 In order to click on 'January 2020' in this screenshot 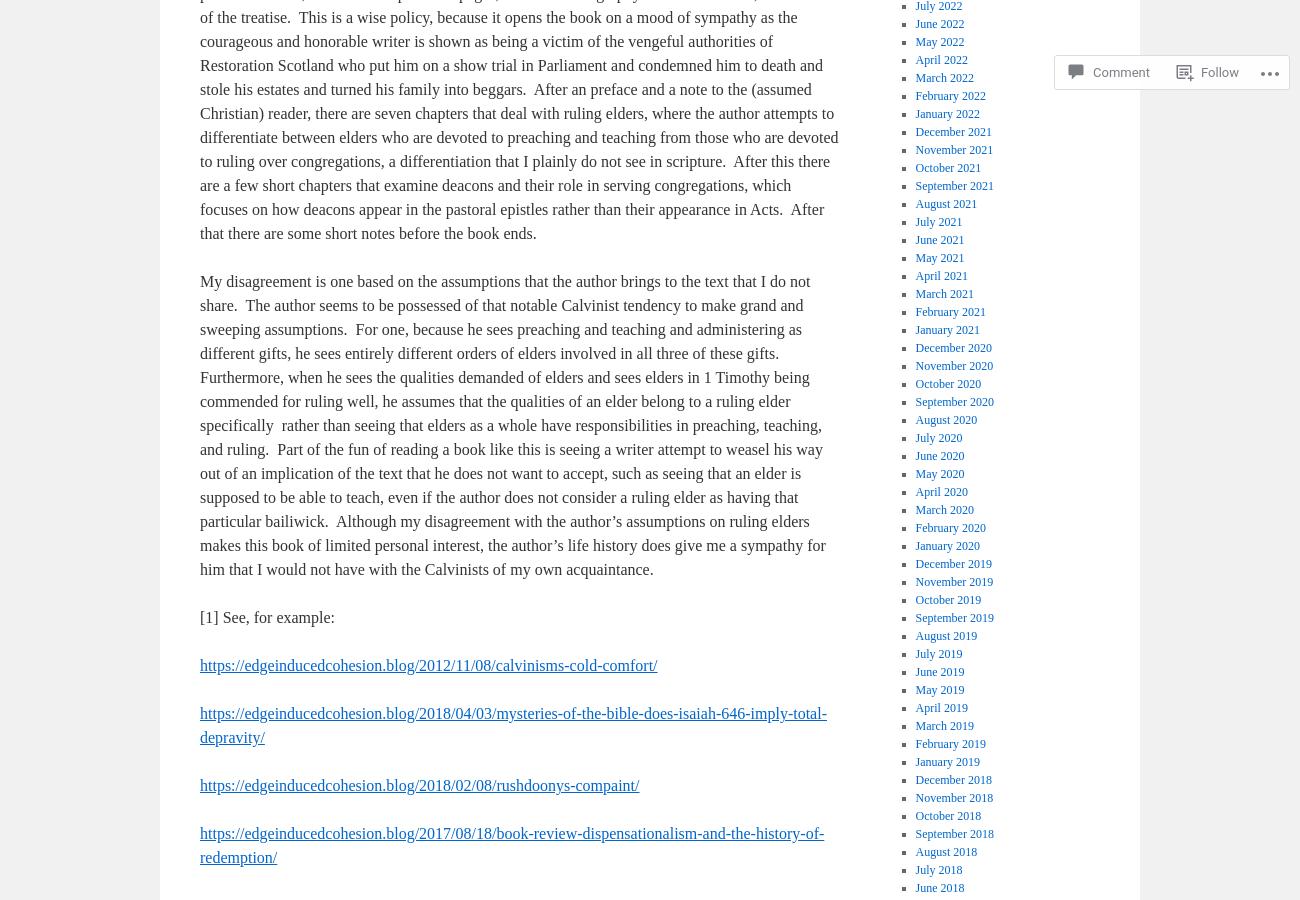, I will do `click(947, 545)`.